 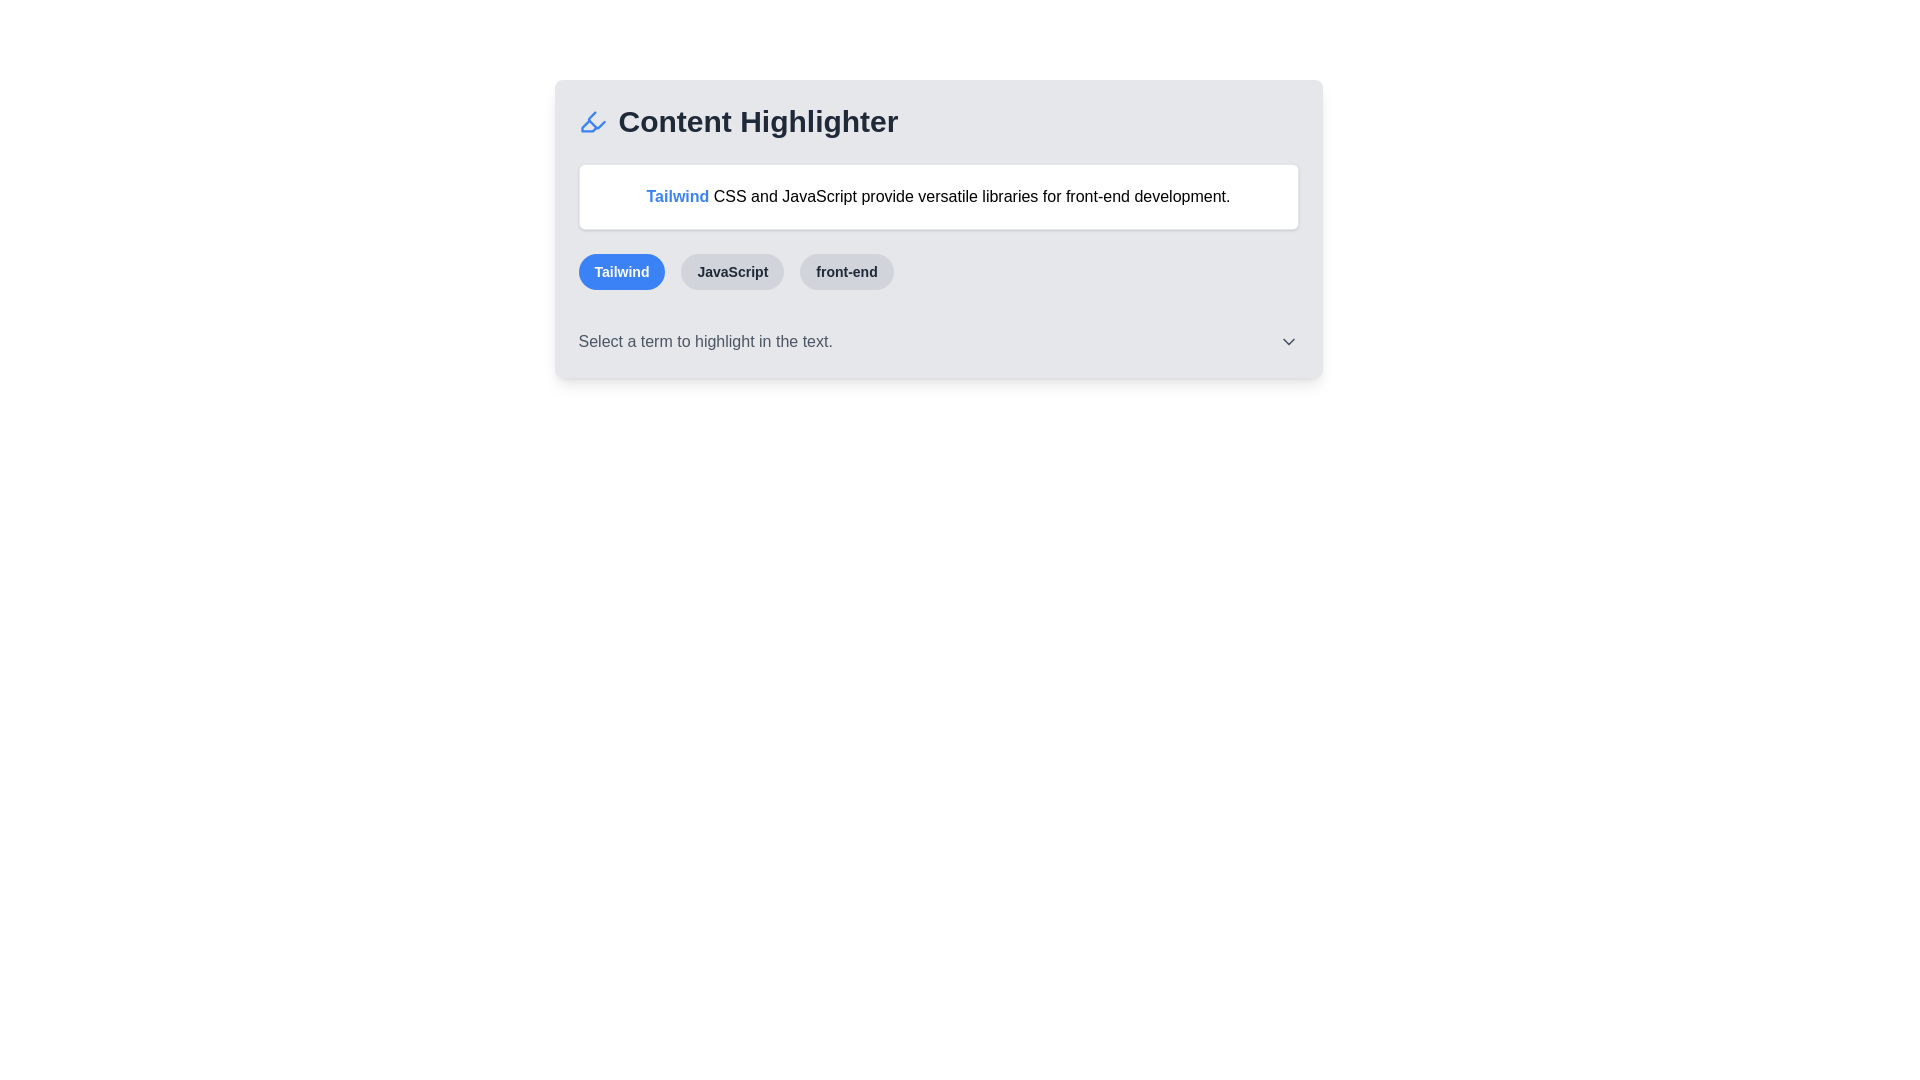 I want to click on the 'Tailwind' button, which is a rounded rectangle with a blue background and white text, so click(x=620, y=272).